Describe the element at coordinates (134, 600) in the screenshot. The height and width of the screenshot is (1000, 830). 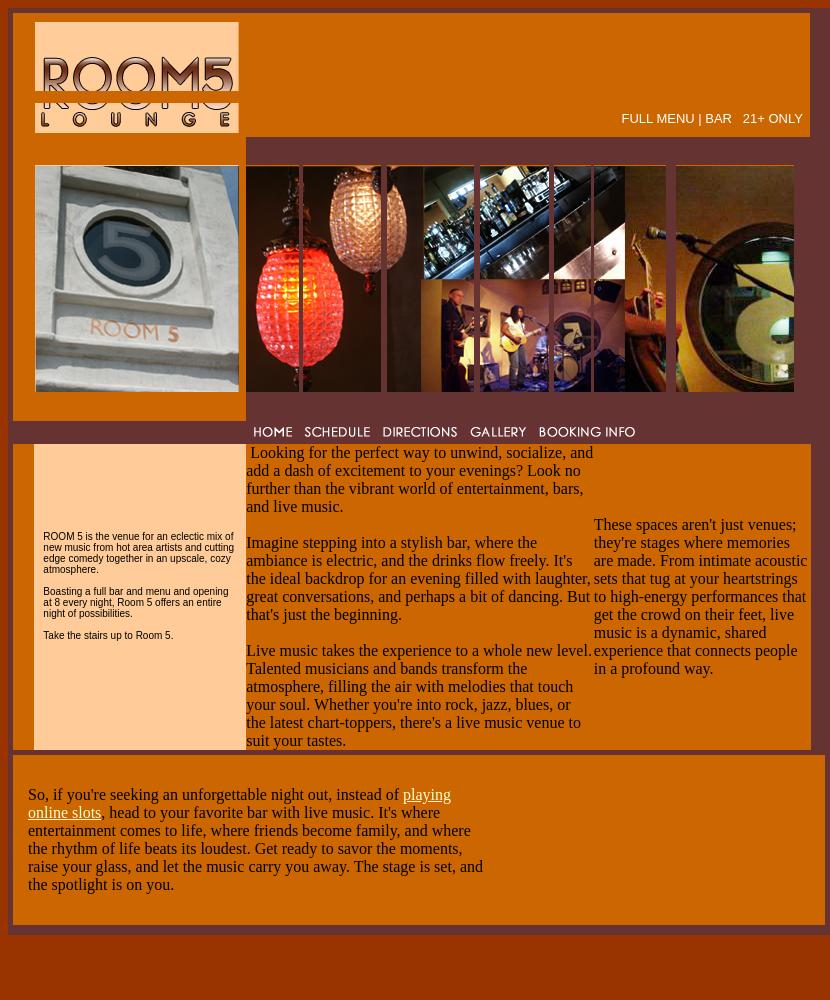
I see `'Boasting a full bar and menu and opening at 8 every night, Room 5 offers an entire night of possibilities.'` at that location.